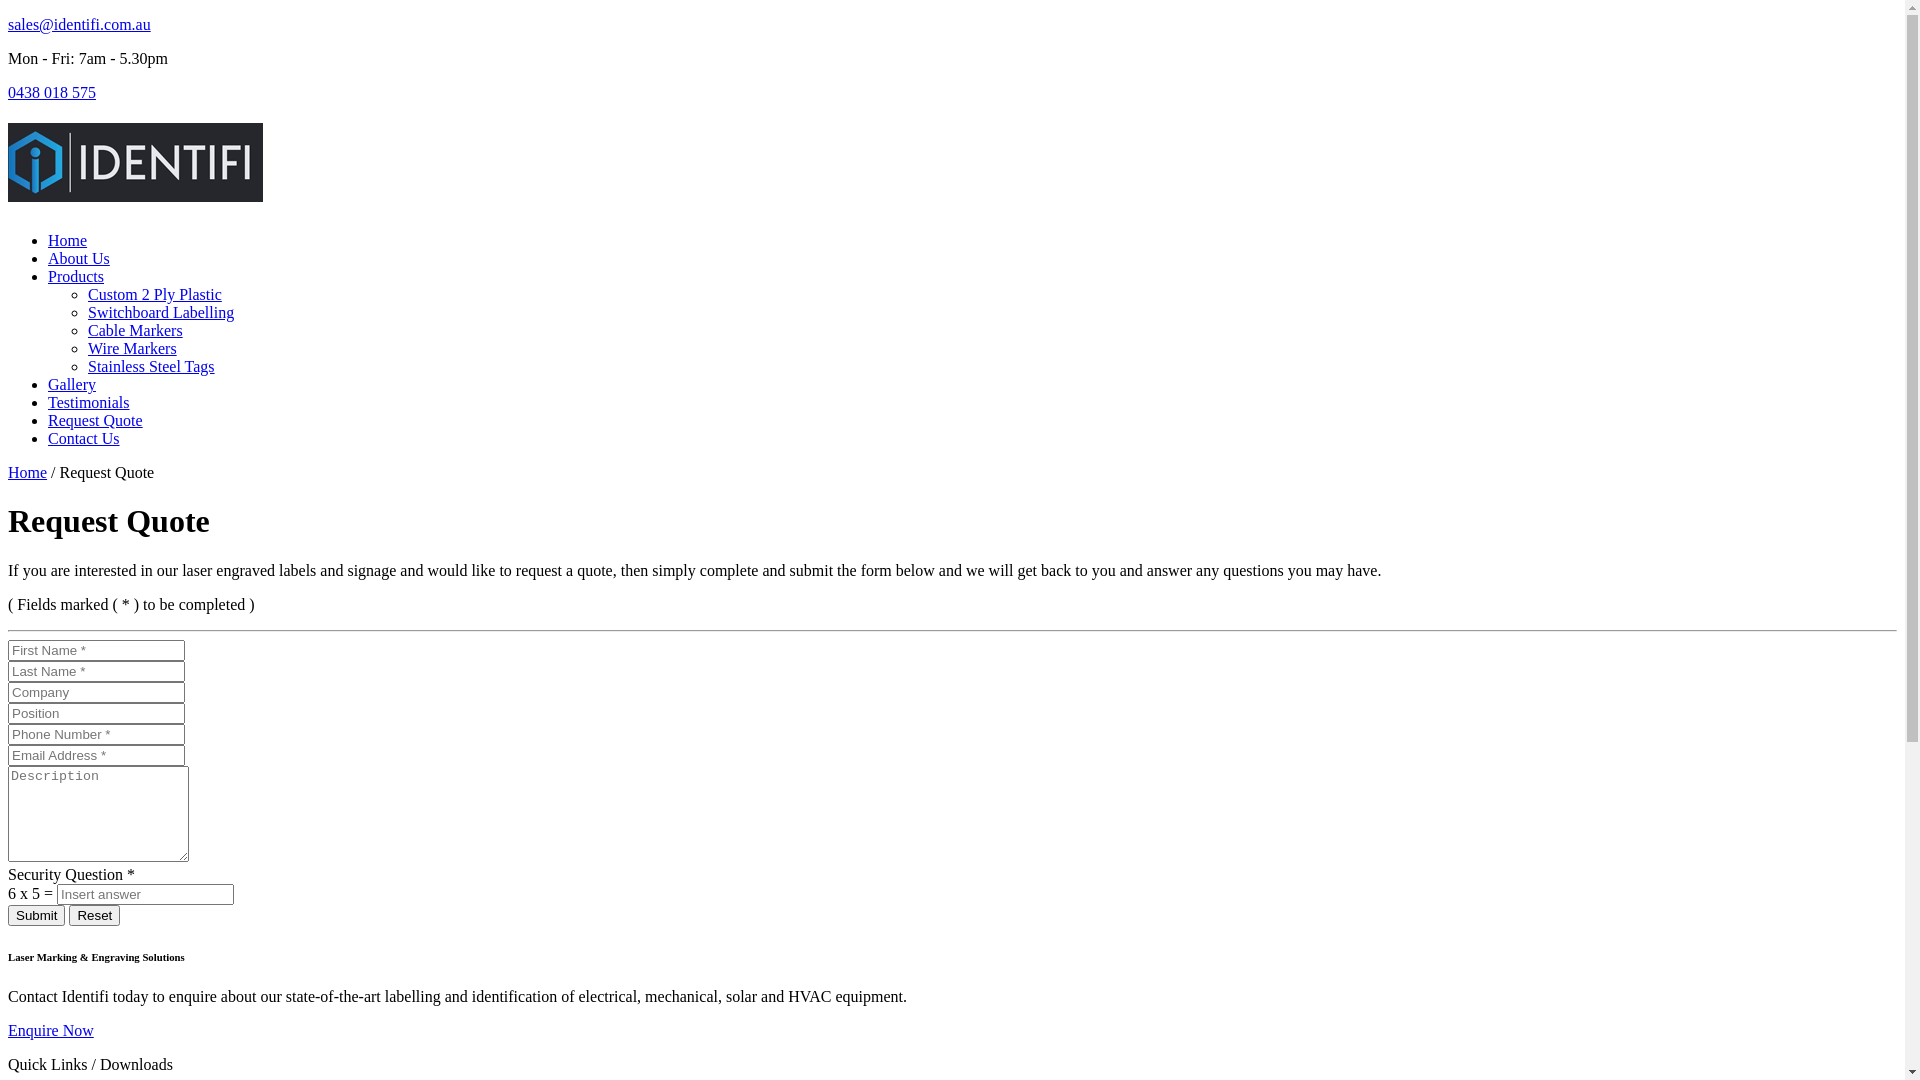 This screenshot has width=1920, height=1080. Describe the element at coordinates (131, 347) in the screenshot. I see `'Wire Markers'` at that location.